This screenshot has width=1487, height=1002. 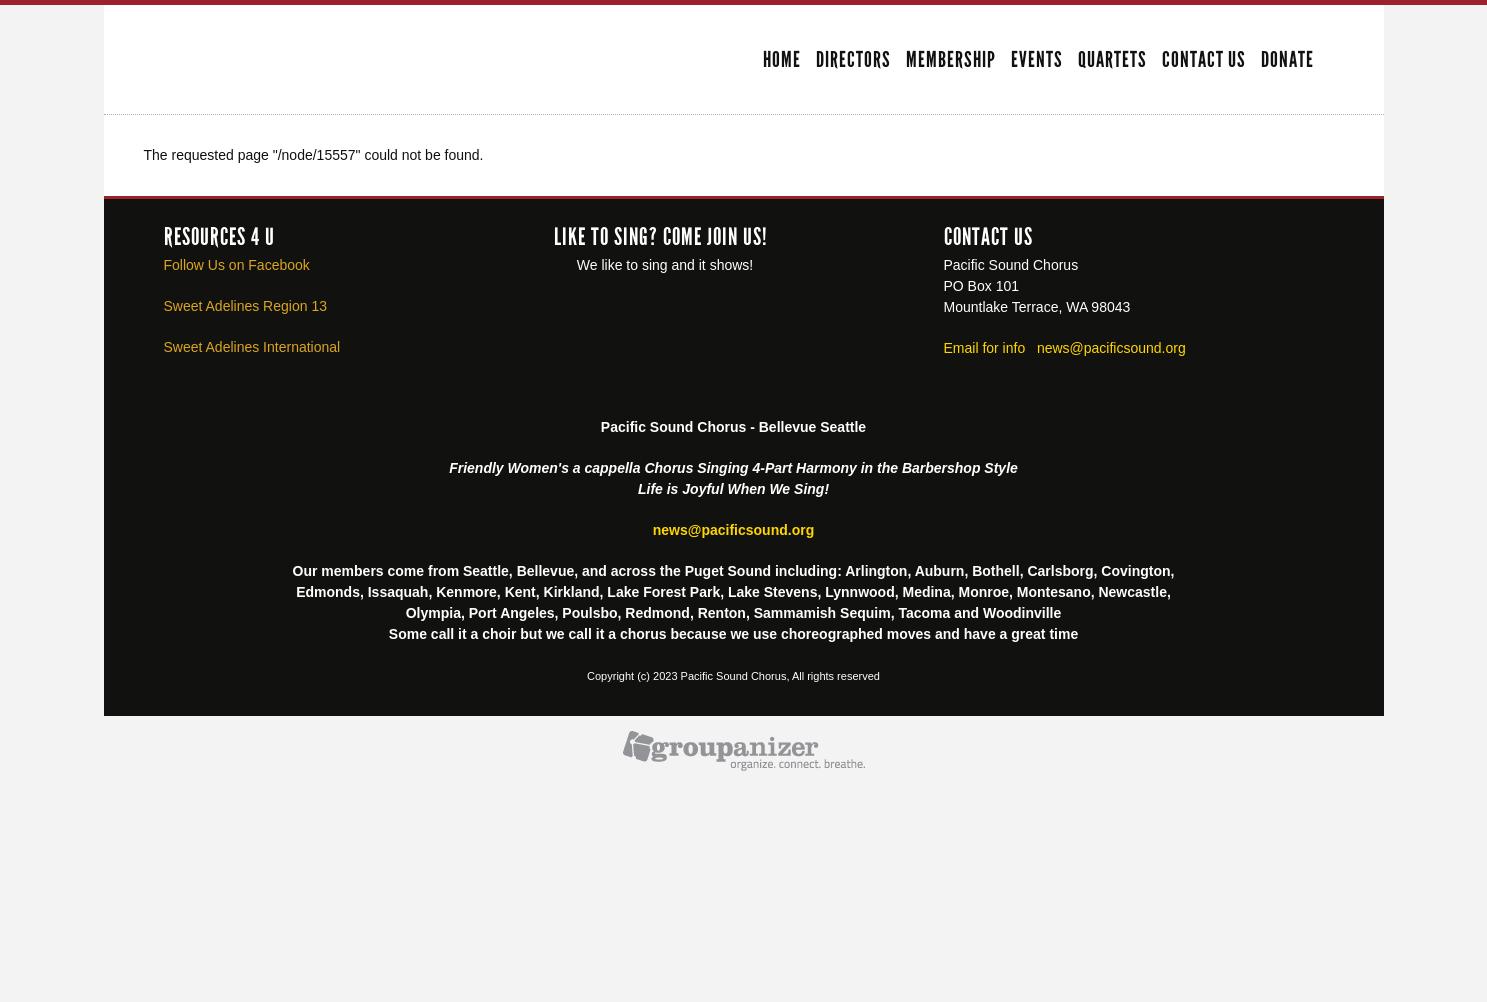 What do you see at coordinates (243, 304) in the screenshot?
I see `'Sweet Adelines Region 13'` at bounding box center [243, 304].